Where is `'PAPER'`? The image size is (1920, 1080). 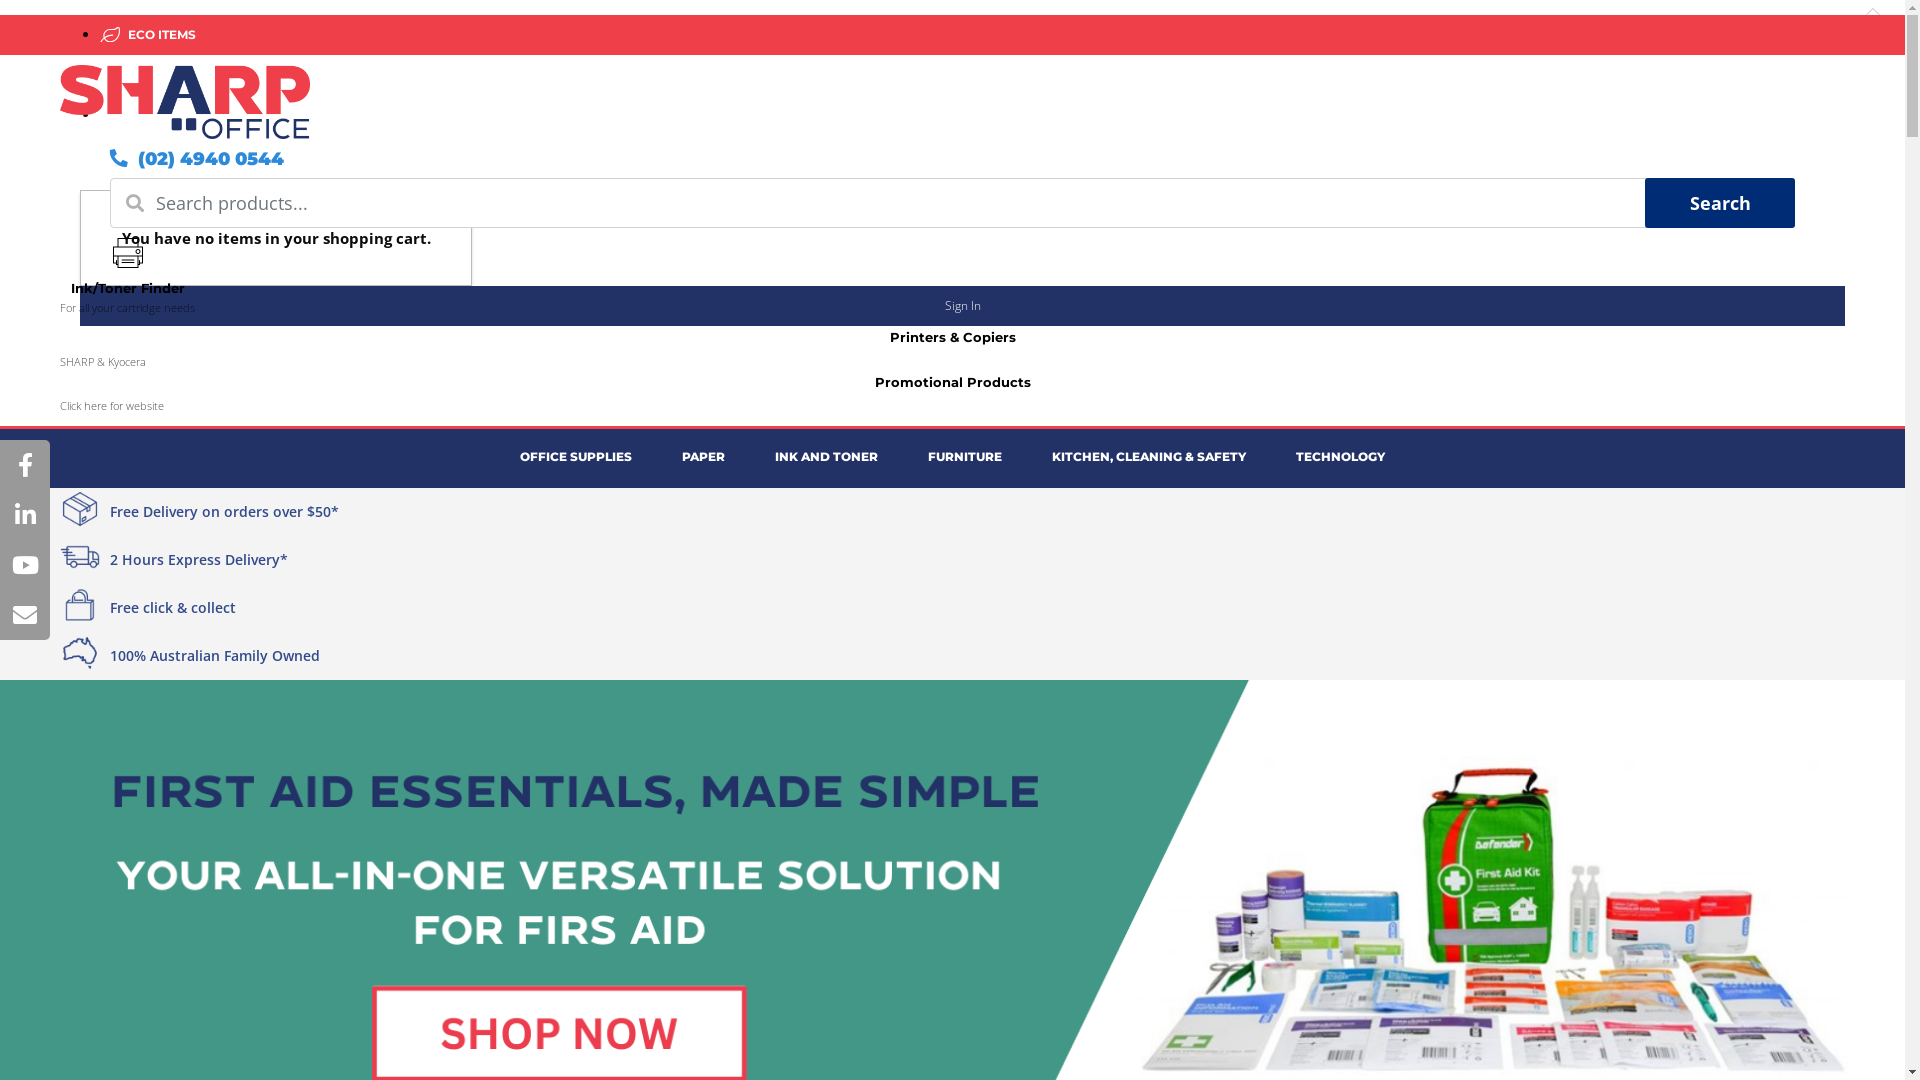 'PAPER' is located at coordinates (703, 456).